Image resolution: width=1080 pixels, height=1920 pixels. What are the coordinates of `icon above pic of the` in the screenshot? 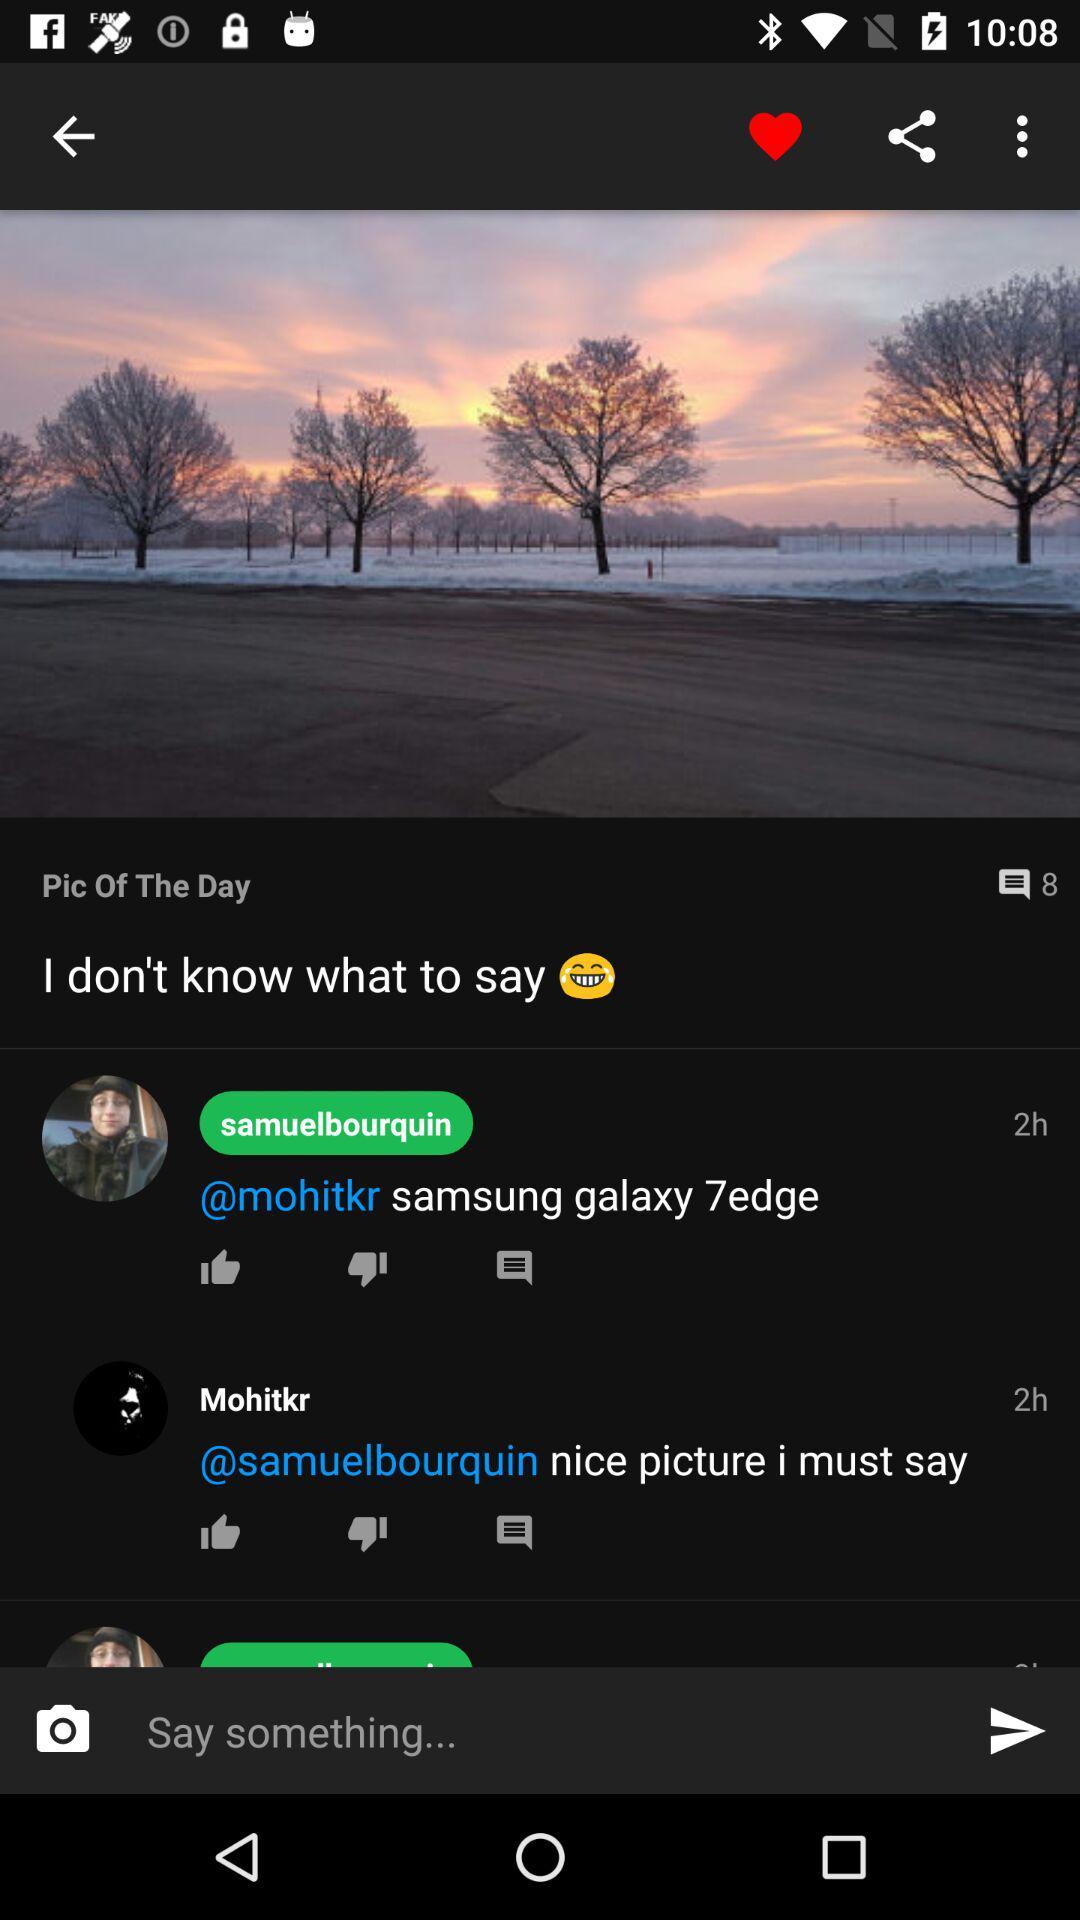 It's located at (540, 513).